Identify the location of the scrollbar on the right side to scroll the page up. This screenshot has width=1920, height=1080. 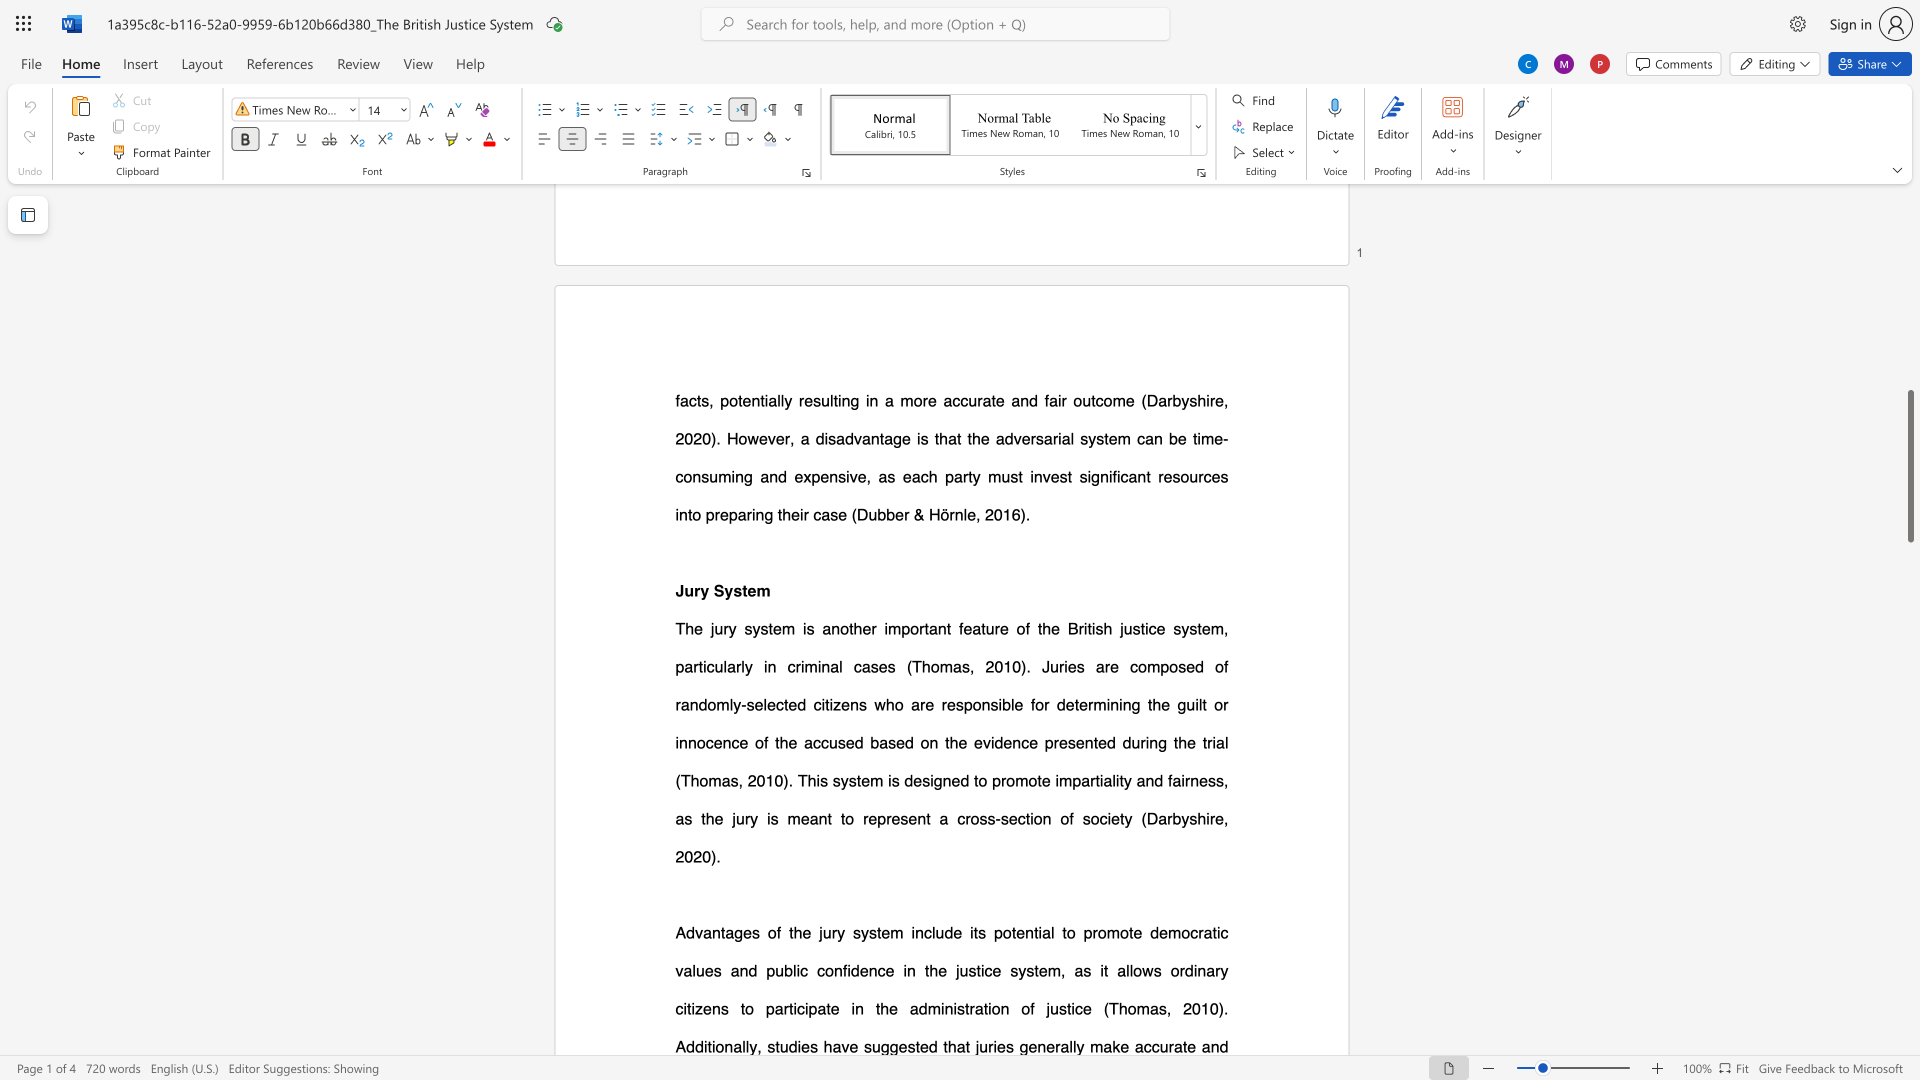
(1909, 249).